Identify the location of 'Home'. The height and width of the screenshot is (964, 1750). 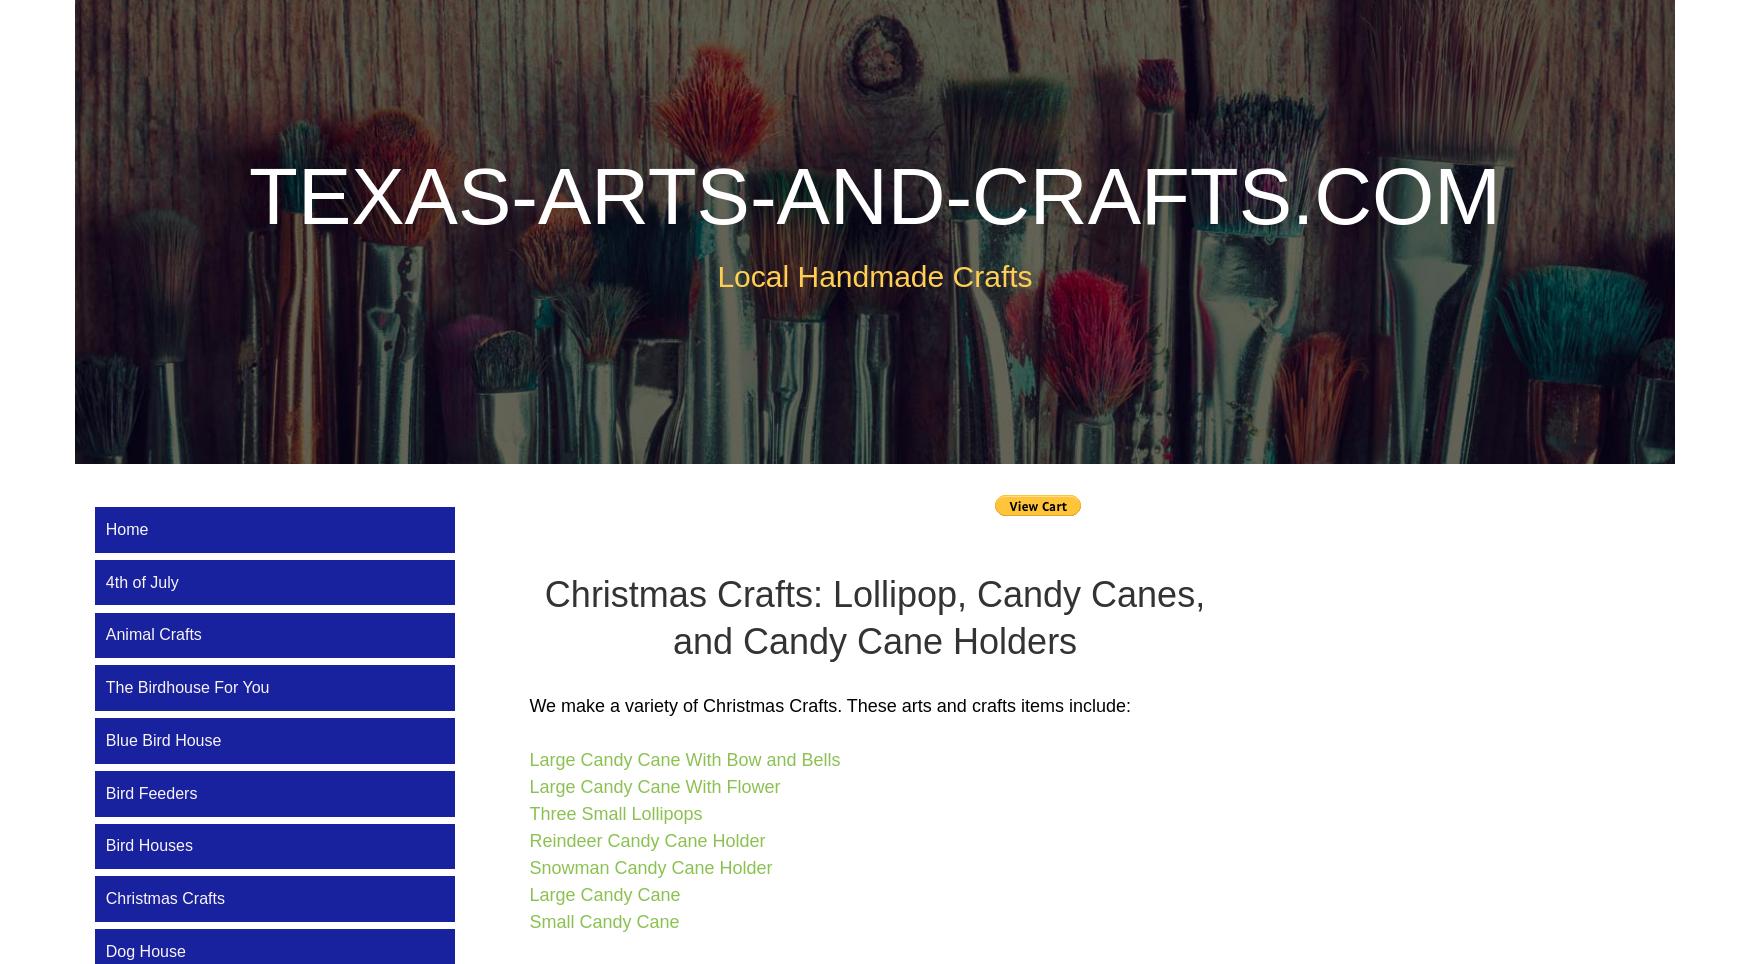
(125, 528).